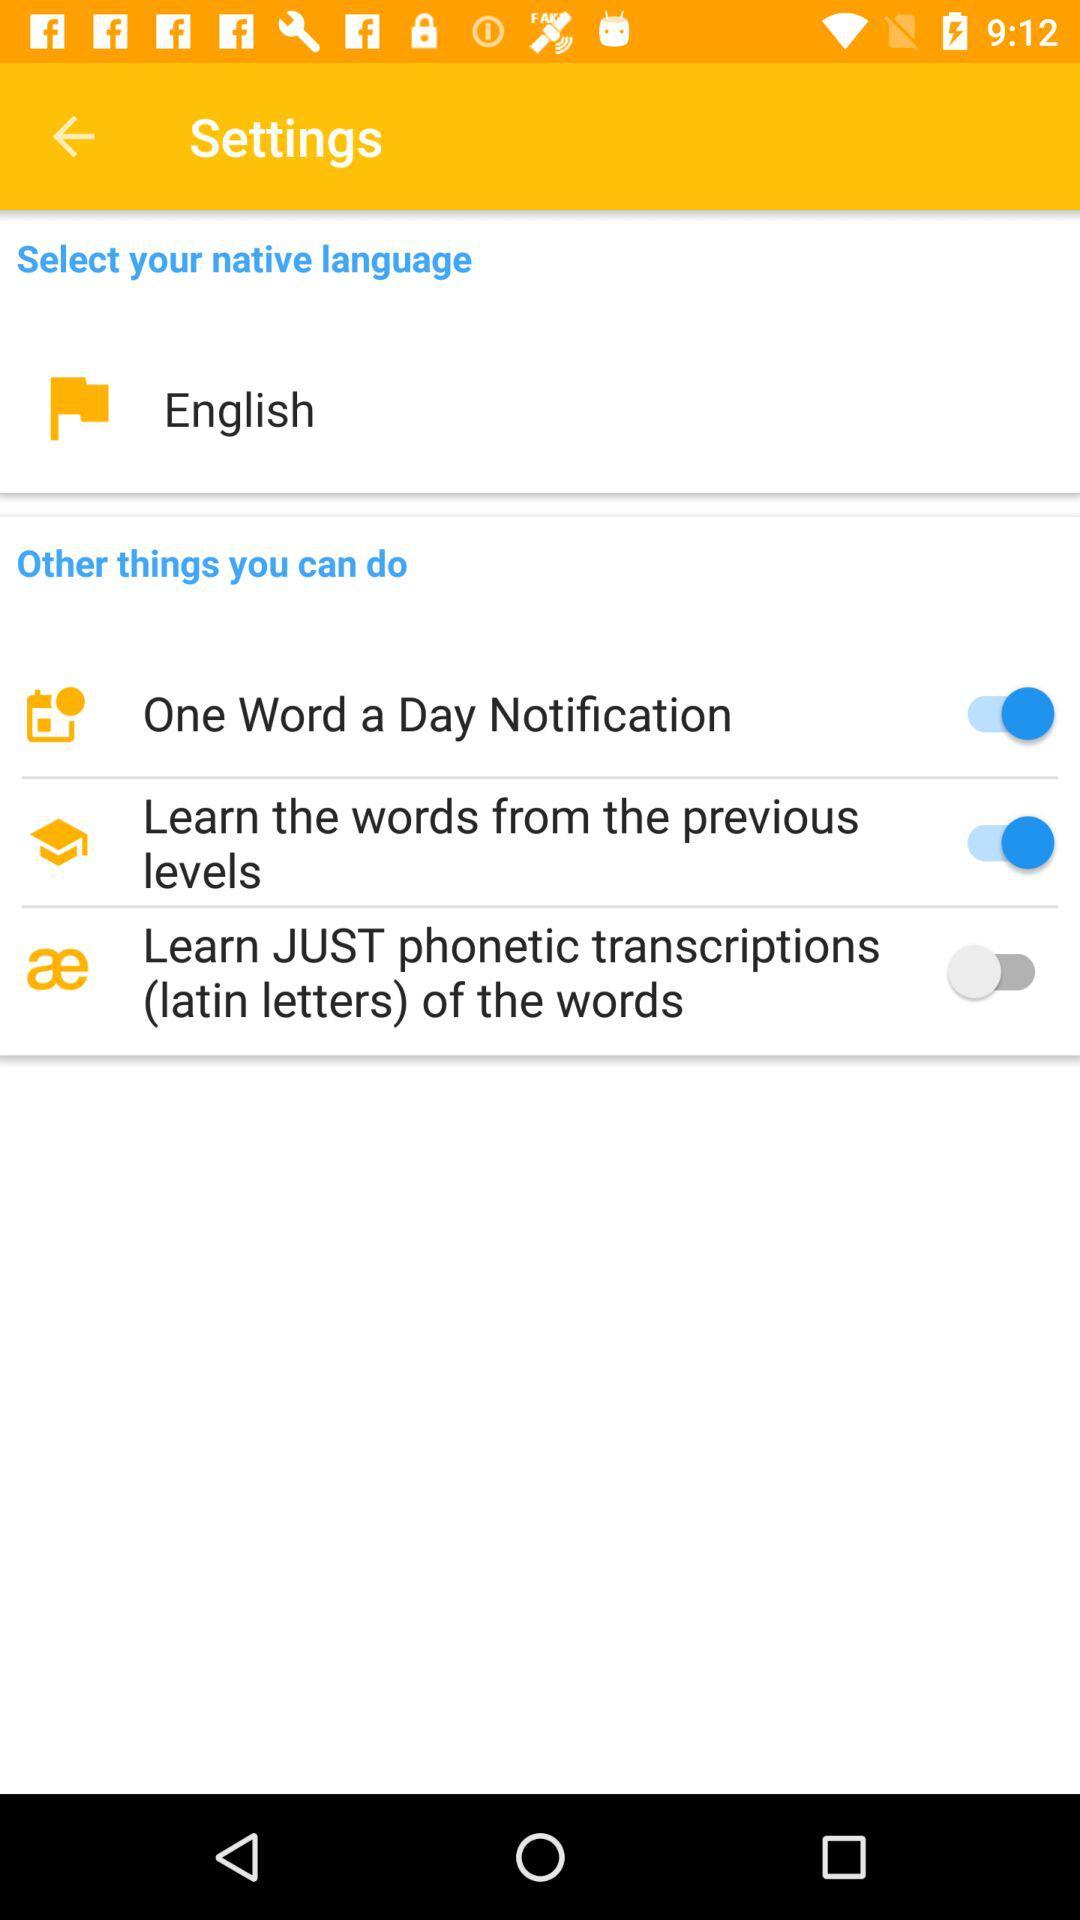  Describe the element at coordinates (540, 713) in the screenshot. I see `item below the other things you` at that location.